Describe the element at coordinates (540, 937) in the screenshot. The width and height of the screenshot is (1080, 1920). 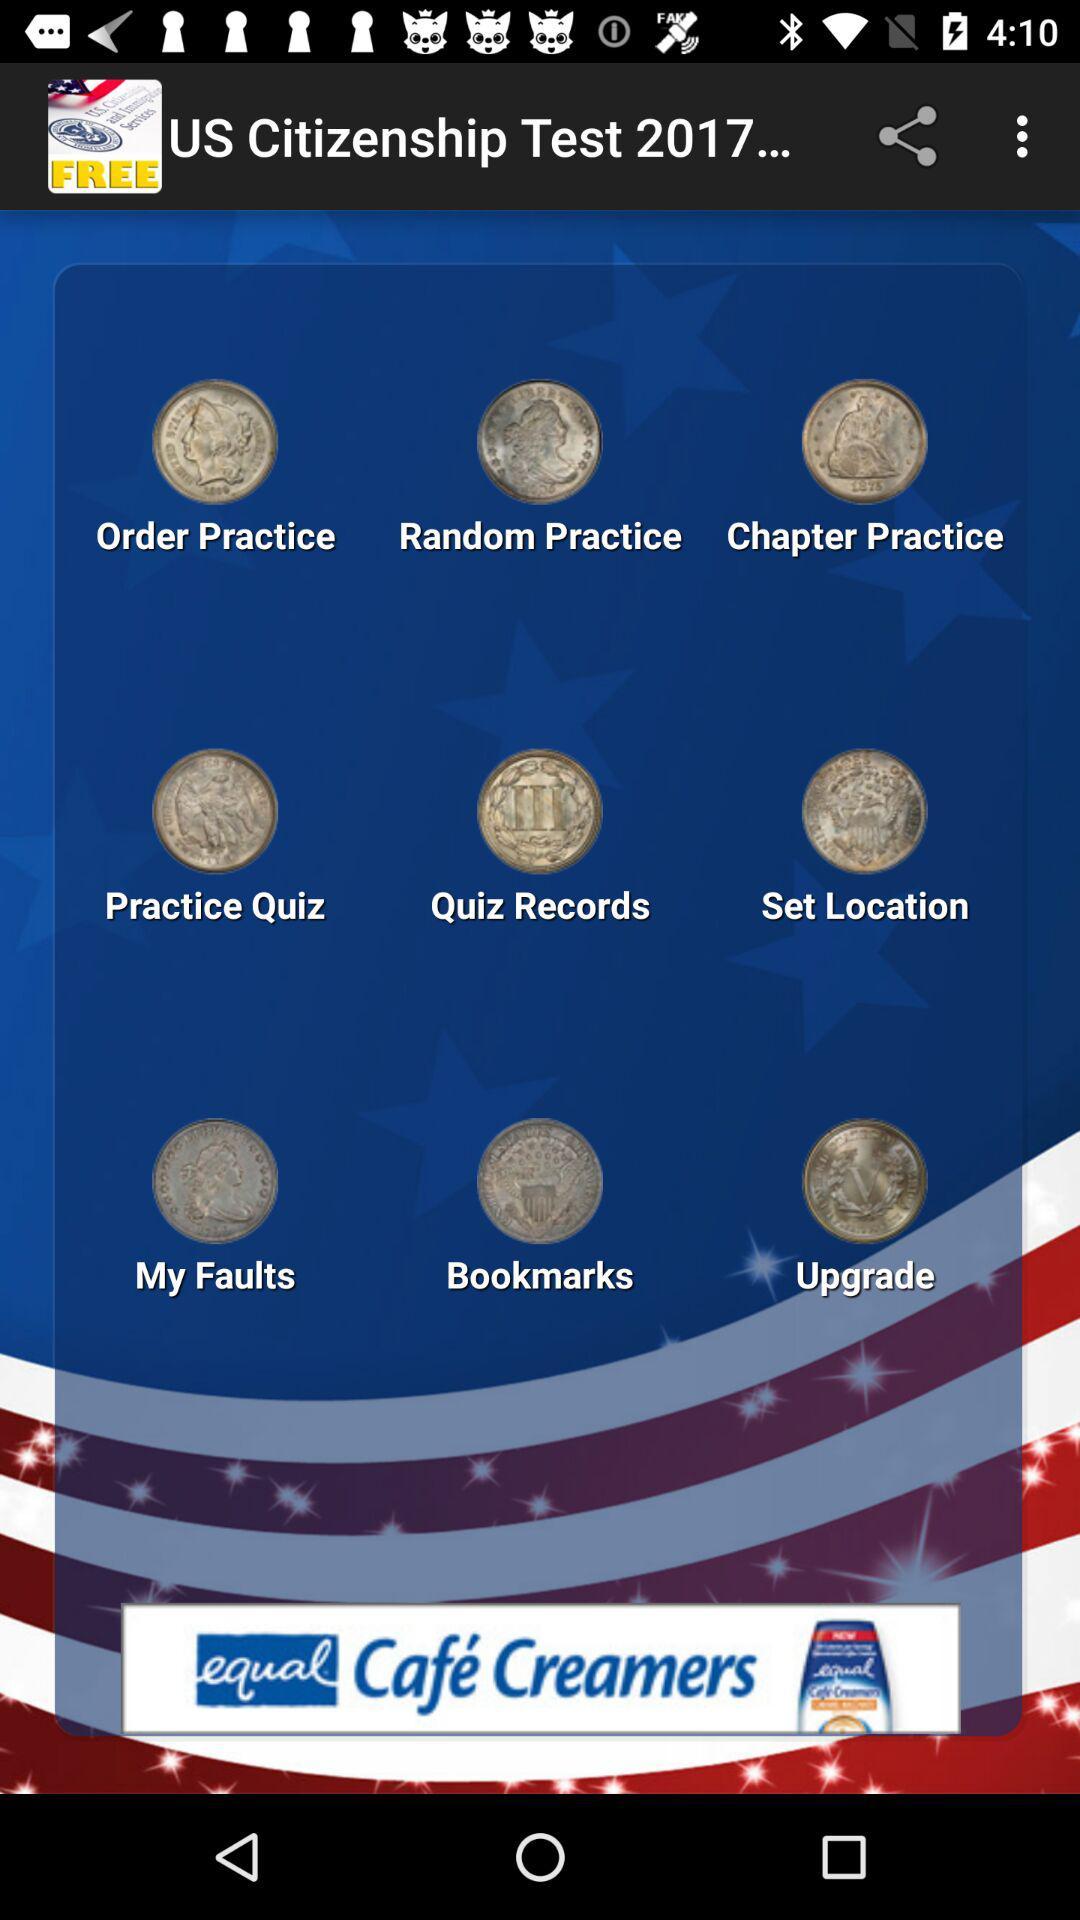
I see `the text which is immediately below the second row second image` at that location.